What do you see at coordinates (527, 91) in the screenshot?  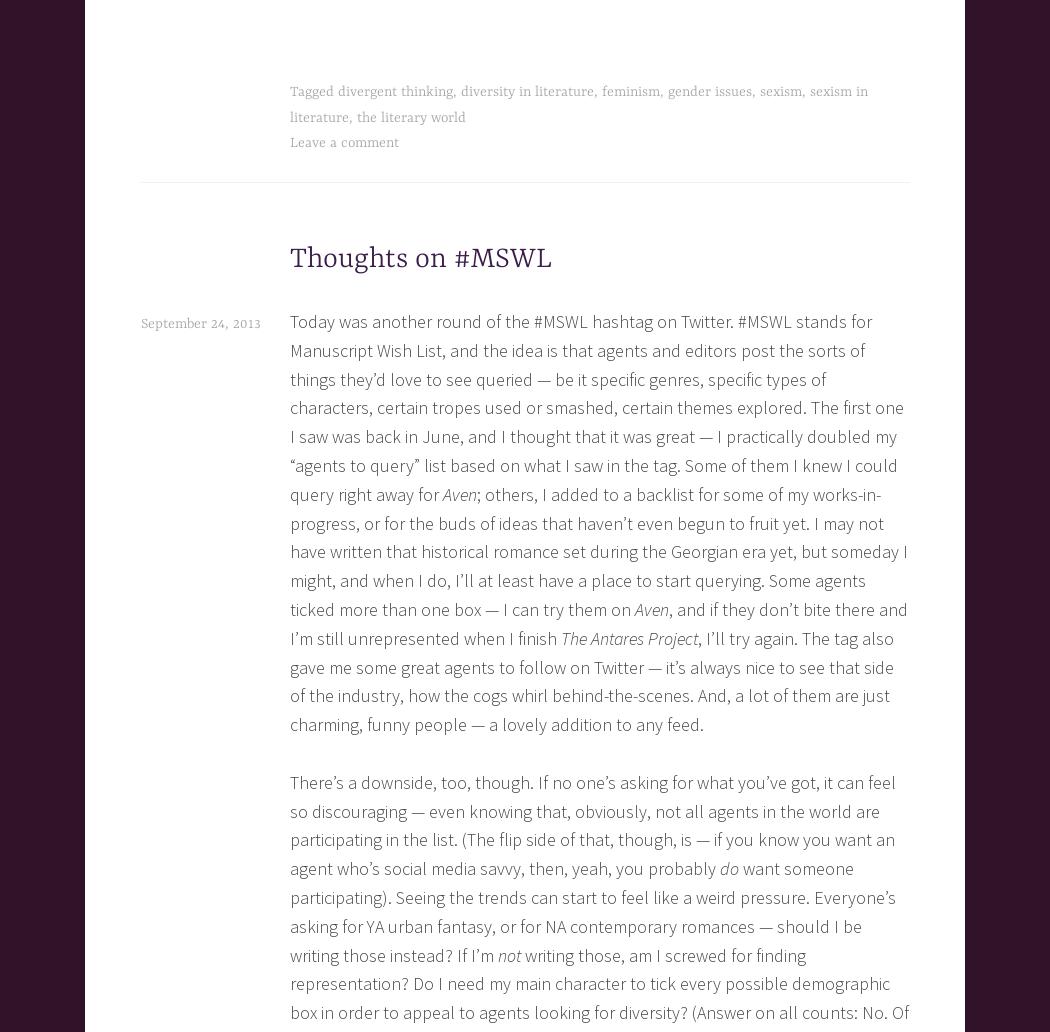 I see `'diversity in literature'` at bounding box center [527, 91].